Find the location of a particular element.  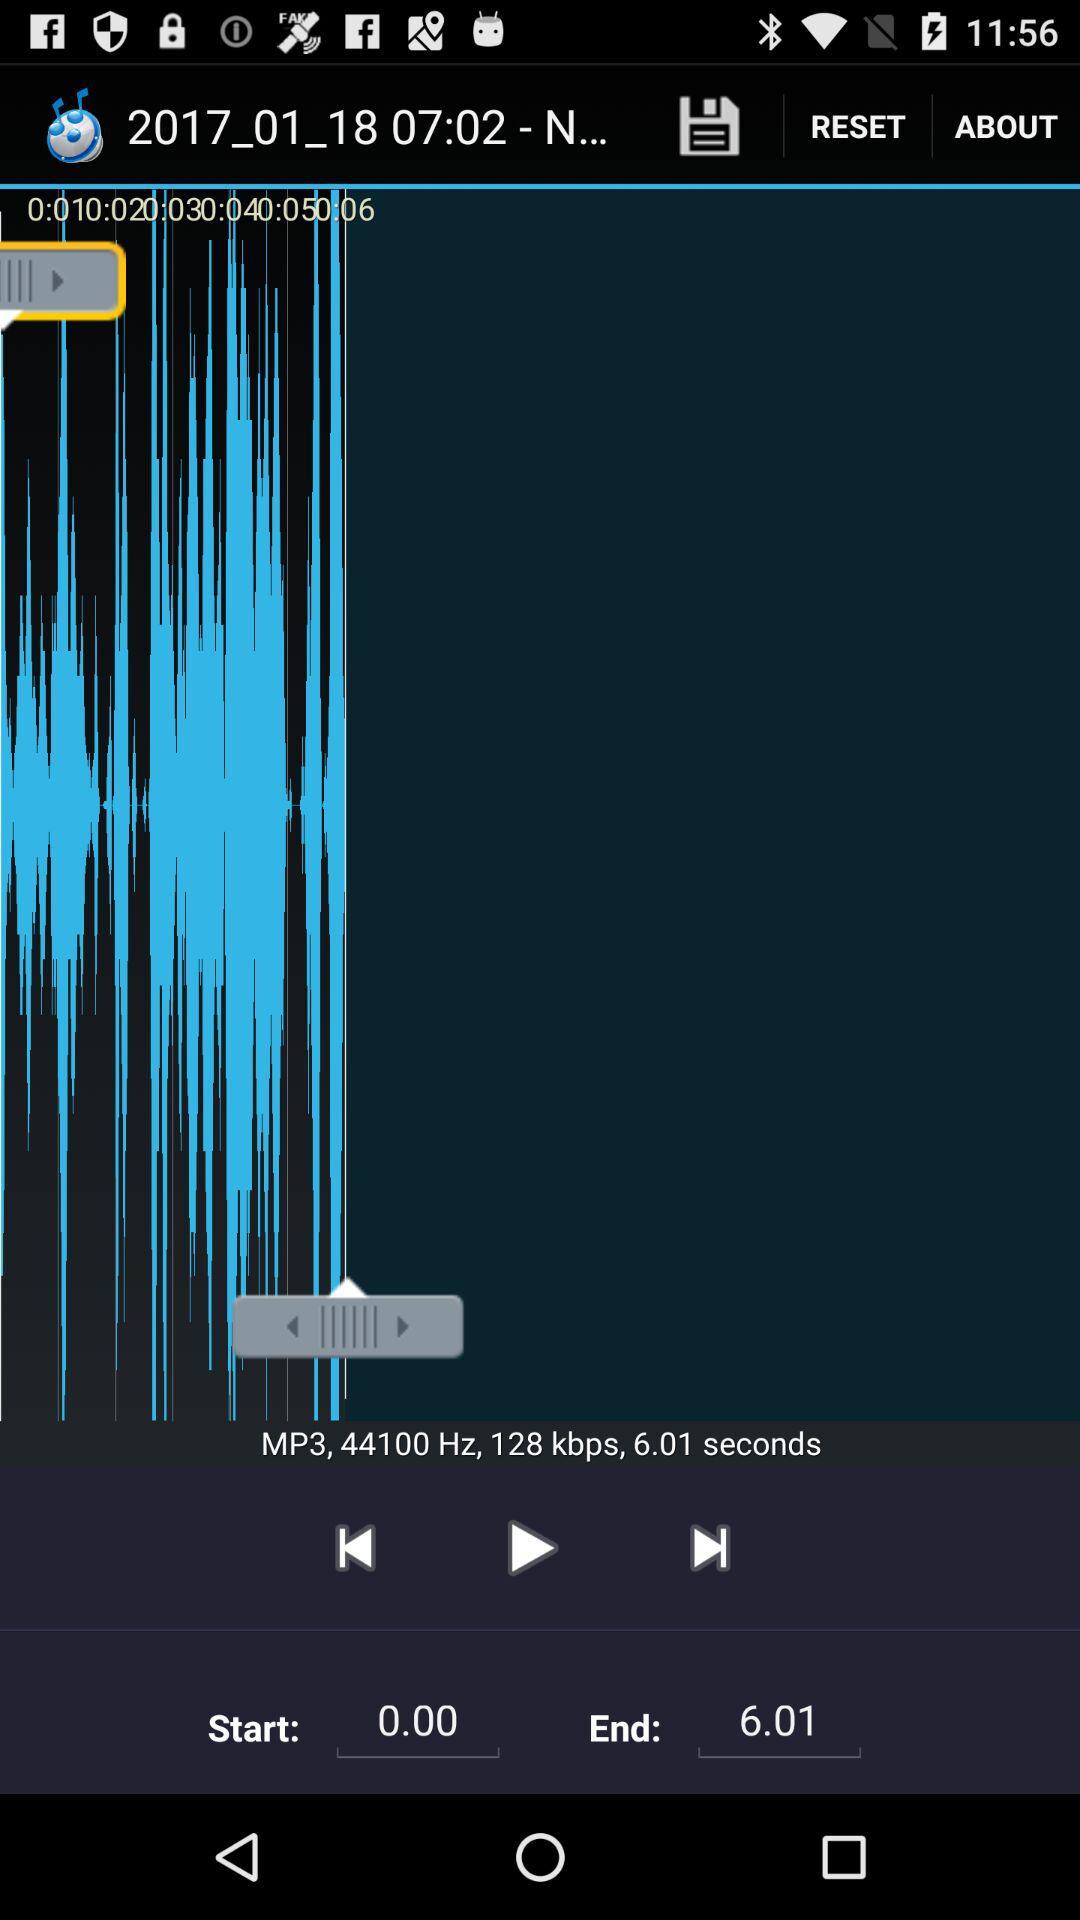

the skip_previous icon is located at coordinates (354, 1656).